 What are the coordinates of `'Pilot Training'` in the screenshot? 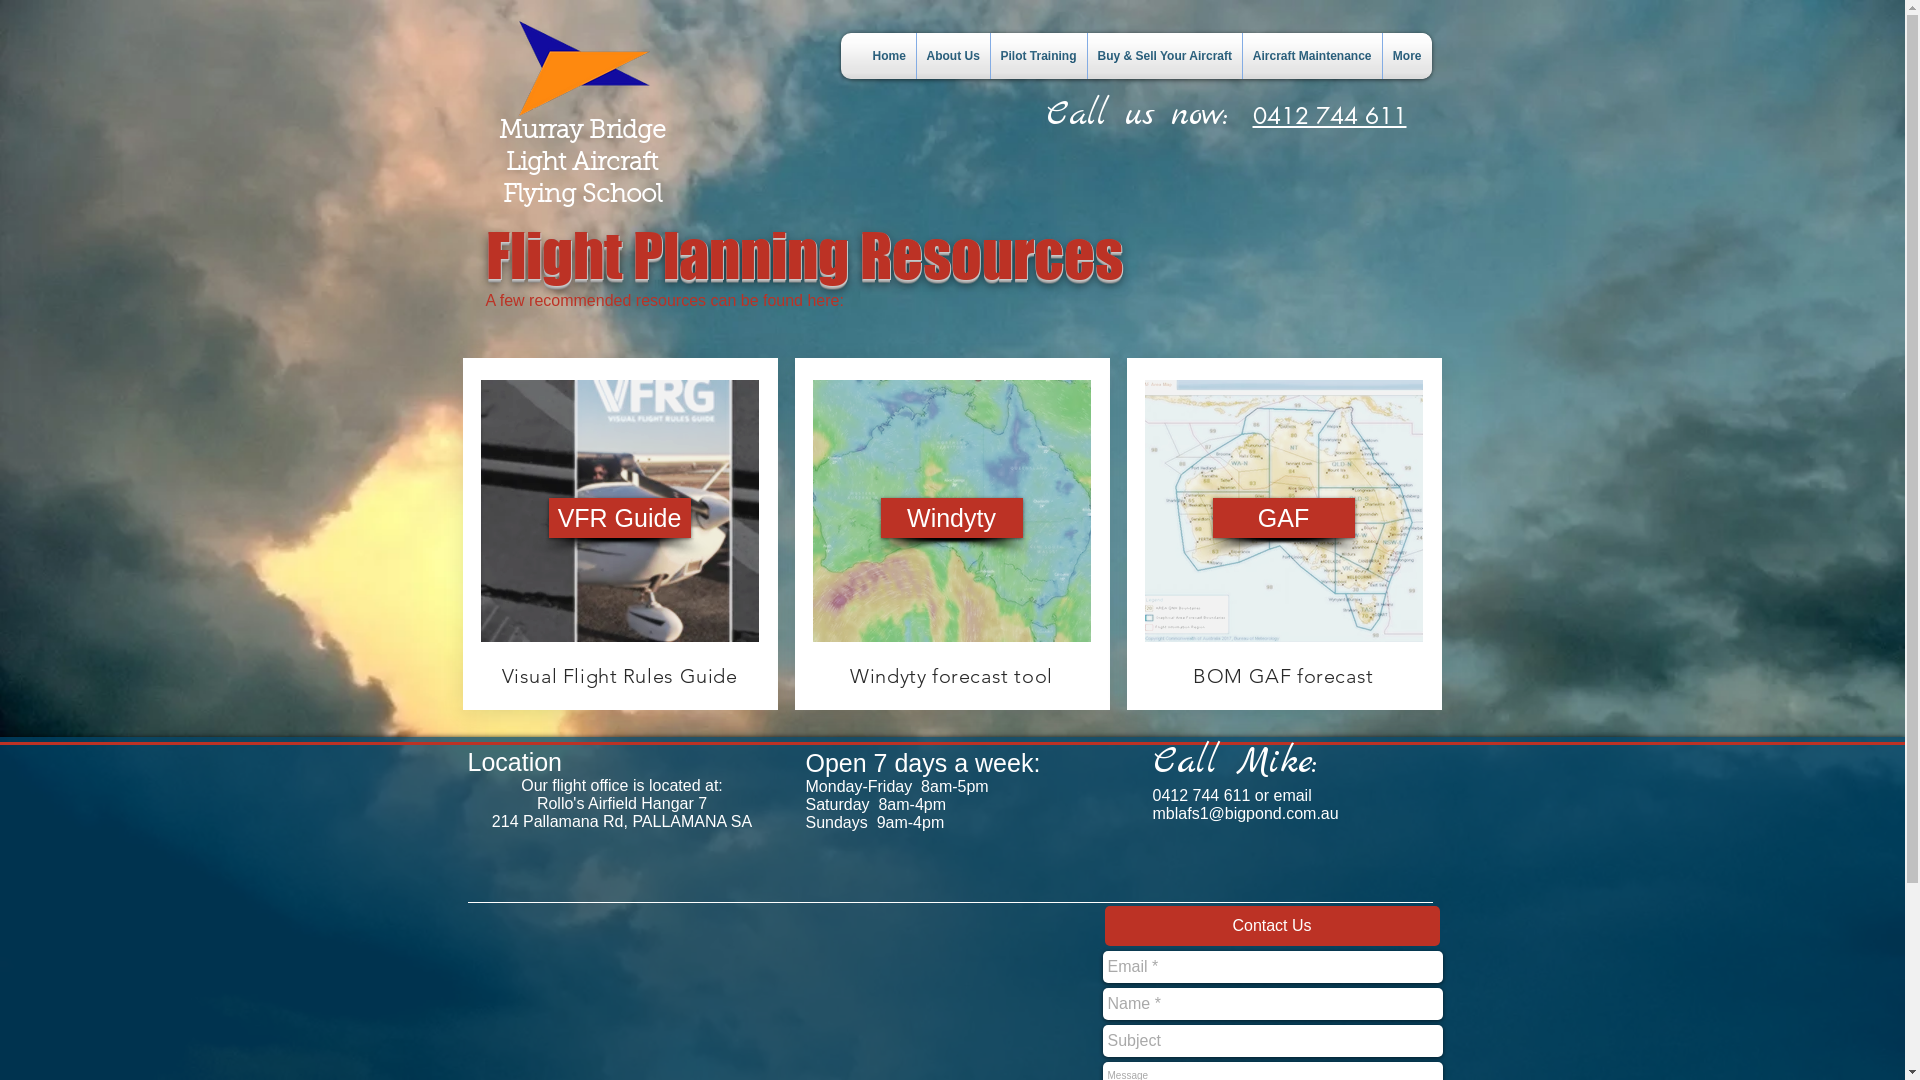 It's located at (1037, 55).